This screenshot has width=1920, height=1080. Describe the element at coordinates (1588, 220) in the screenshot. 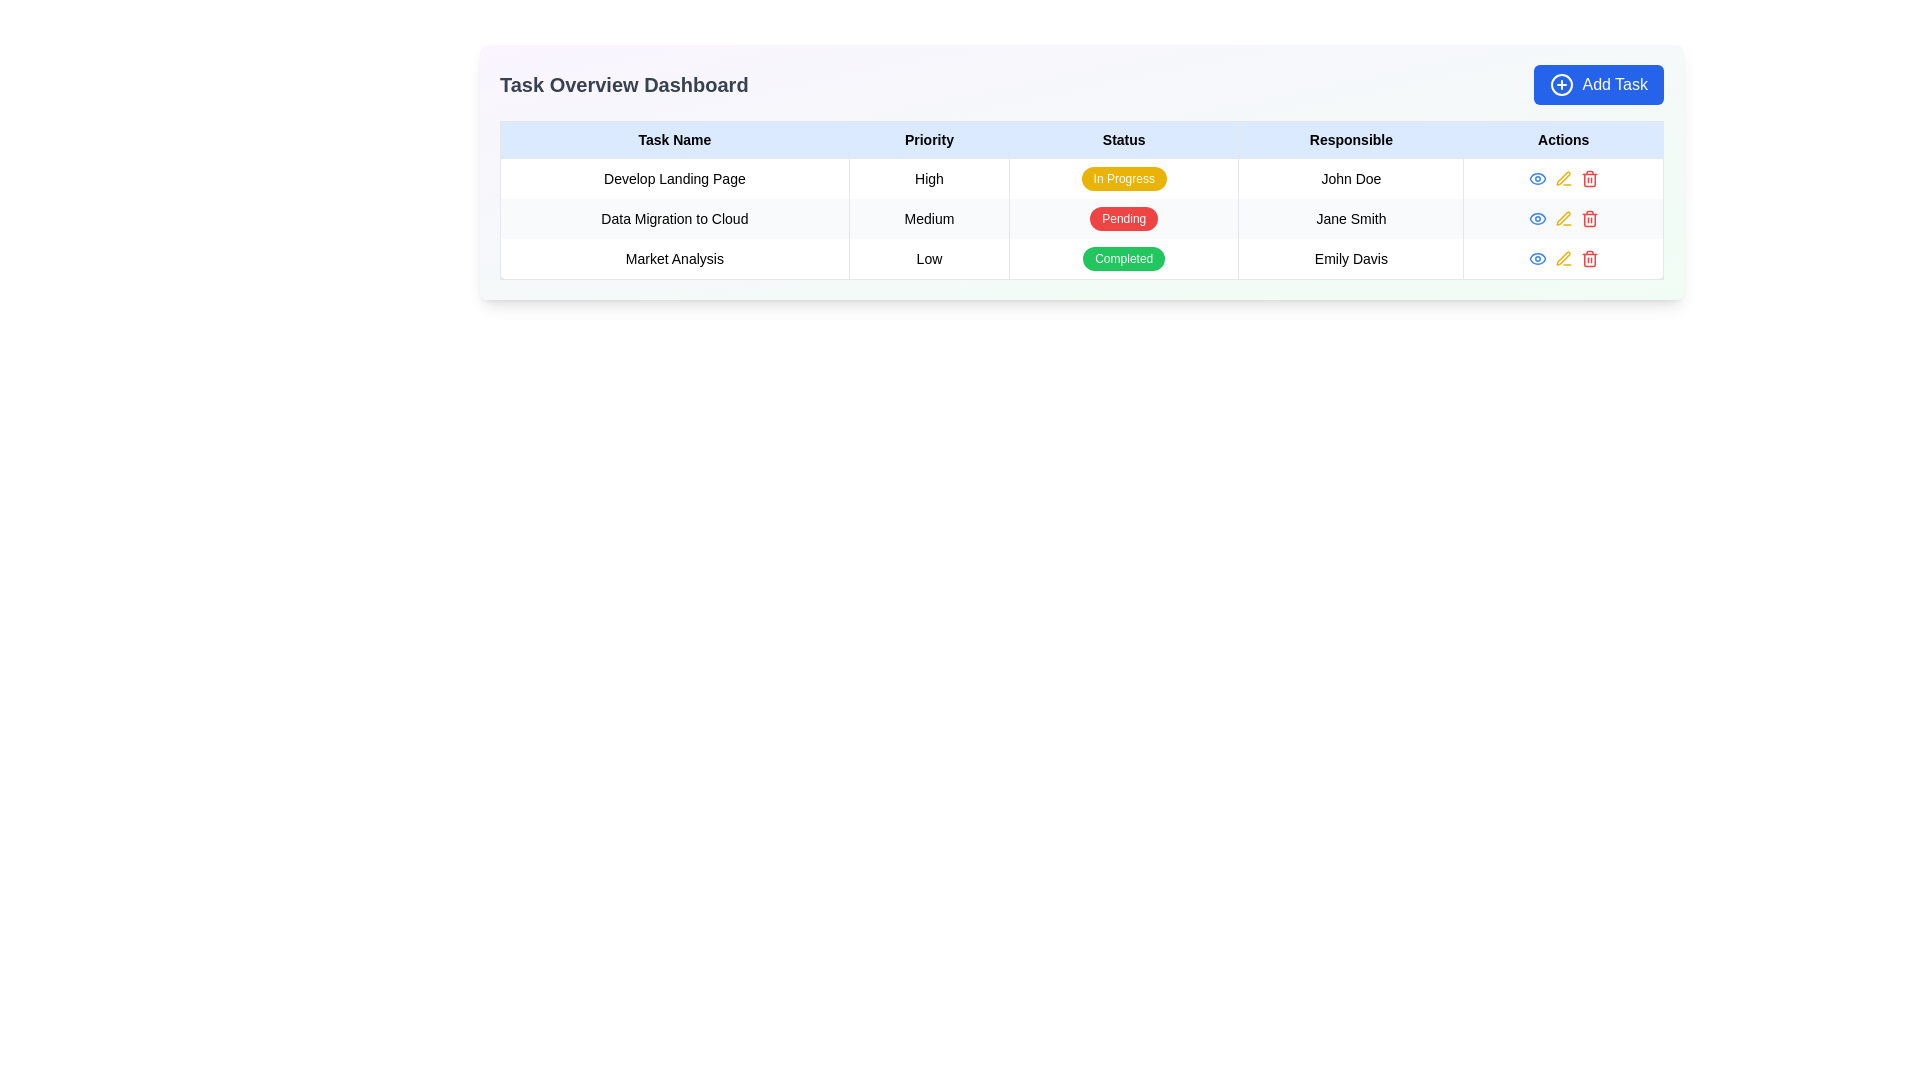

I see `the trash can icon in the 'Actions' column of the last row of the table, which is styled in red and signifies a delete action` at that location.